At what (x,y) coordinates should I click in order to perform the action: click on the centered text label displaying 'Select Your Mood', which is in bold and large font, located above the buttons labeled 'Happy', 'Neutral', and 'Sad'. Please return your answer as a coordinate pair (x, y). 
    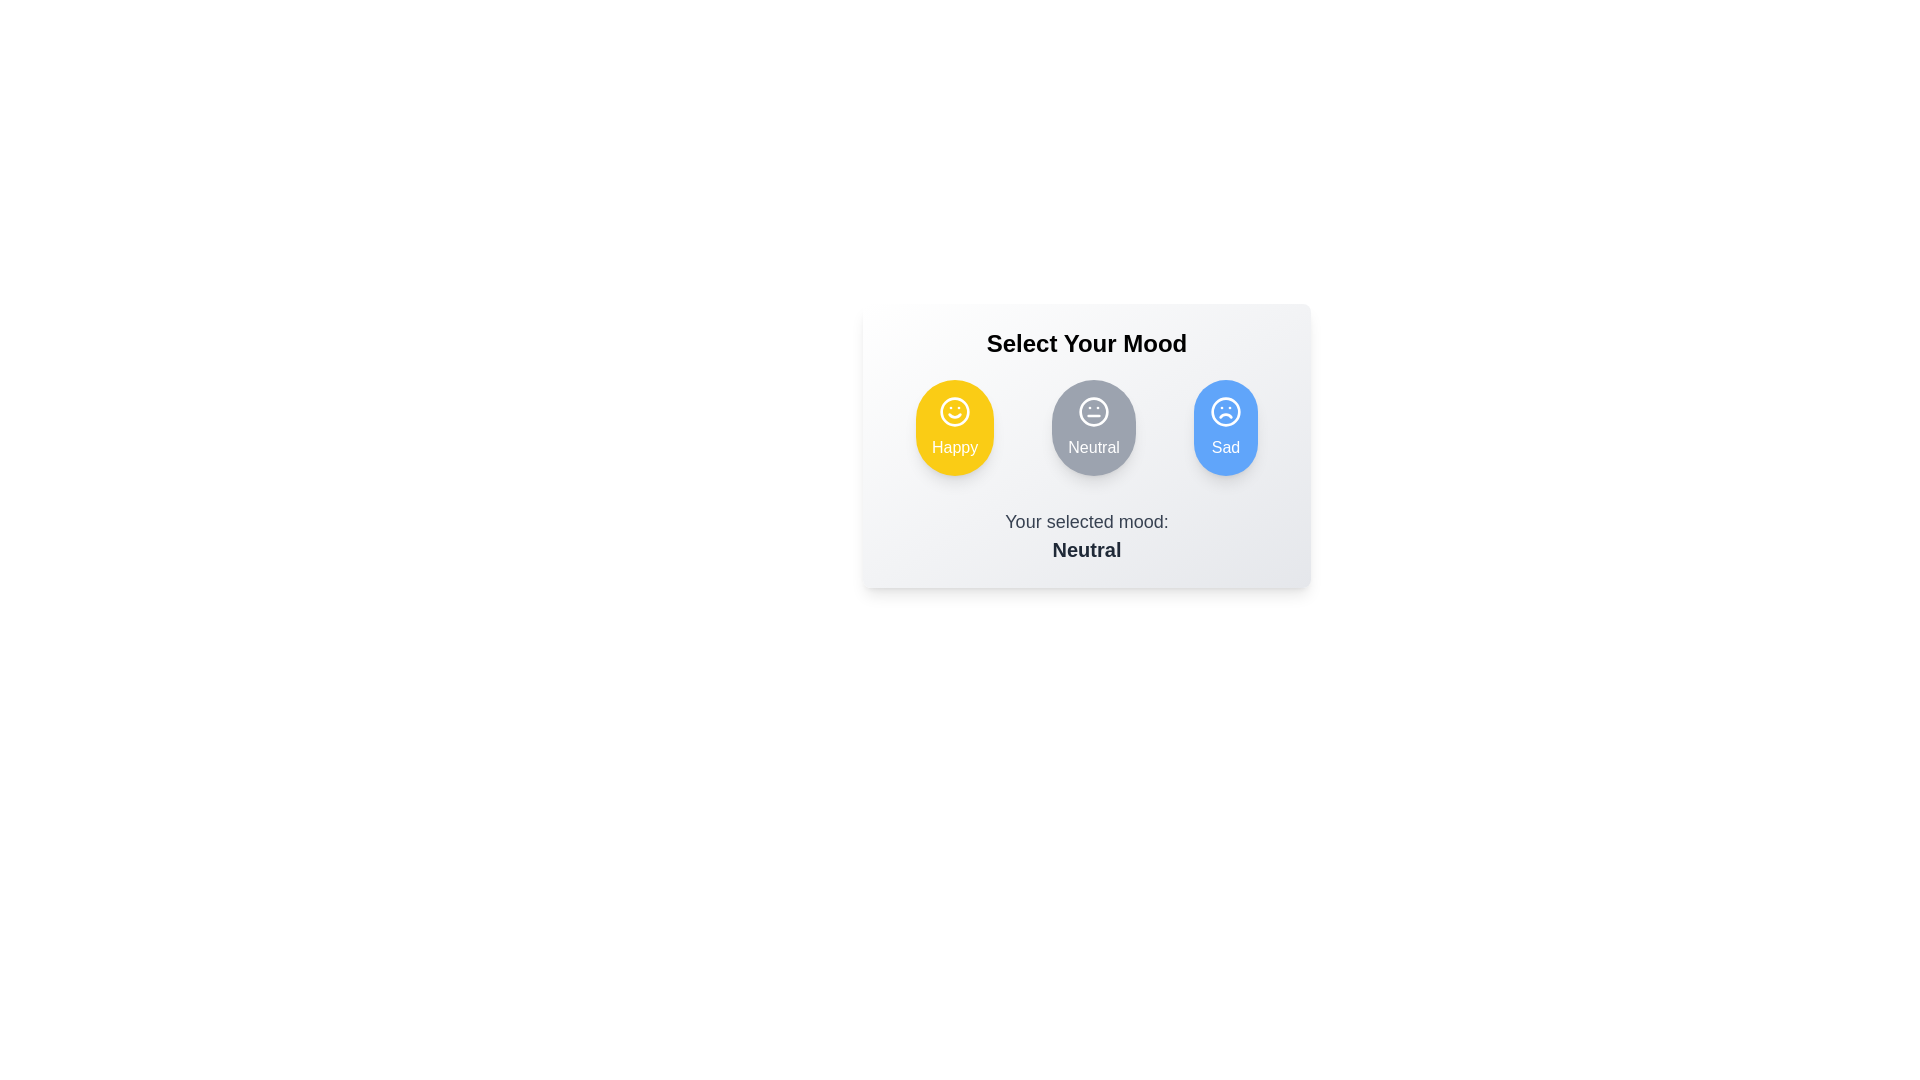
    Looking at the image, I should click on (1085, 342).